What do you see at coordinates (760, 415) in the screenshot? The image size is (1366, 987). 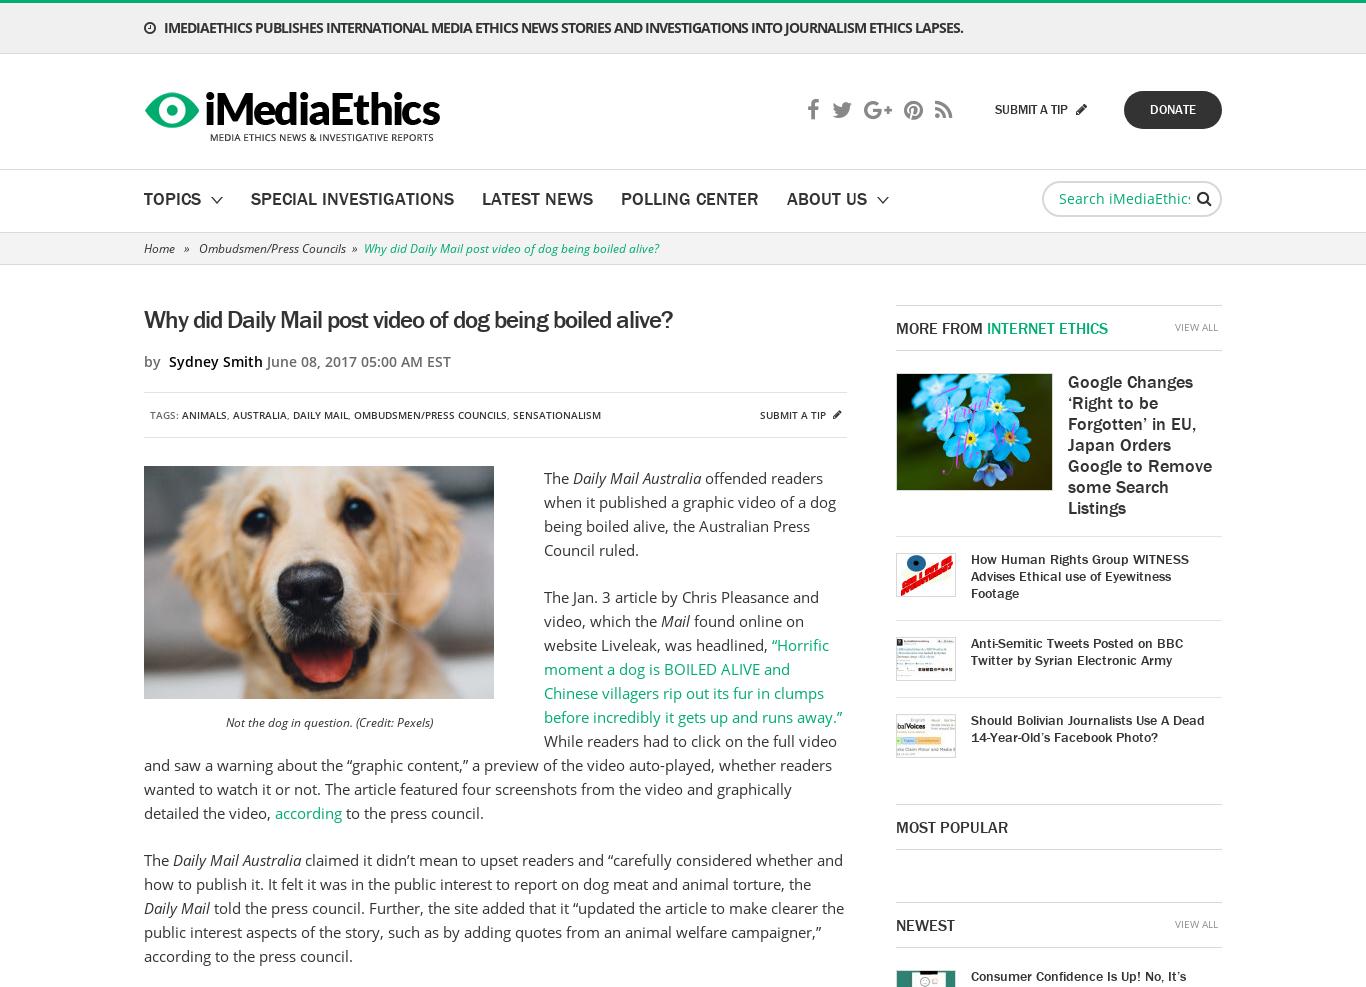 I see `'Submit a tip'` at bounding box center [760, 415].